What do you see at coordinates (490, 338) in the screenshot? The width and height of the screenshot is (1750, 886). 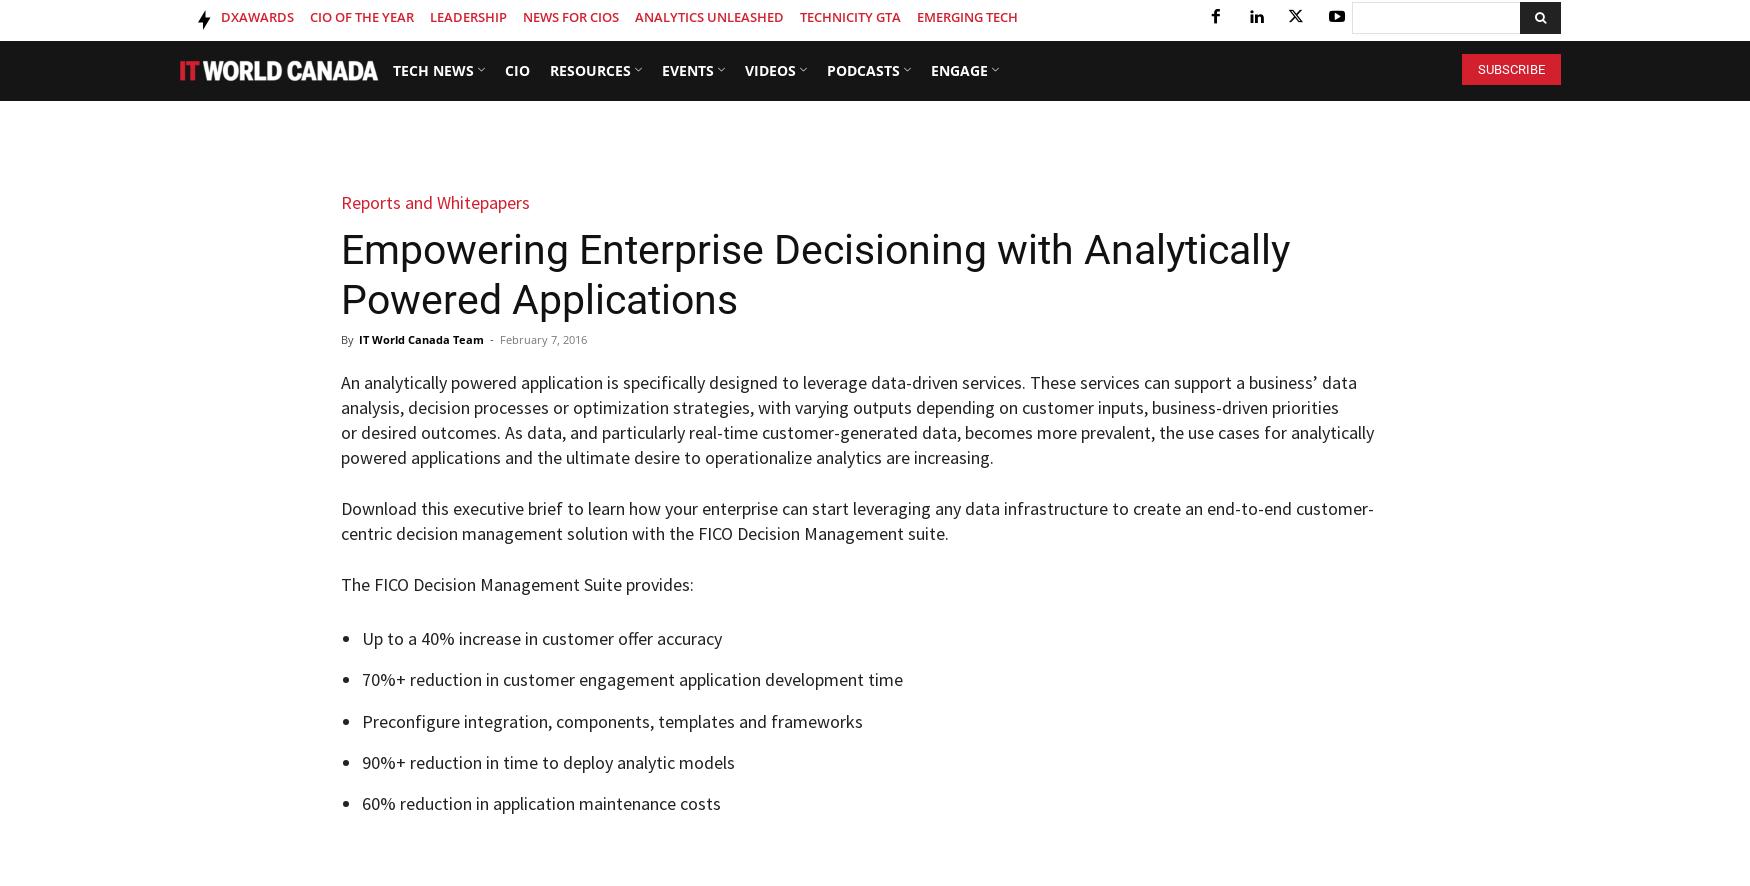 I see `'-'` at bounding box center [490, 338].